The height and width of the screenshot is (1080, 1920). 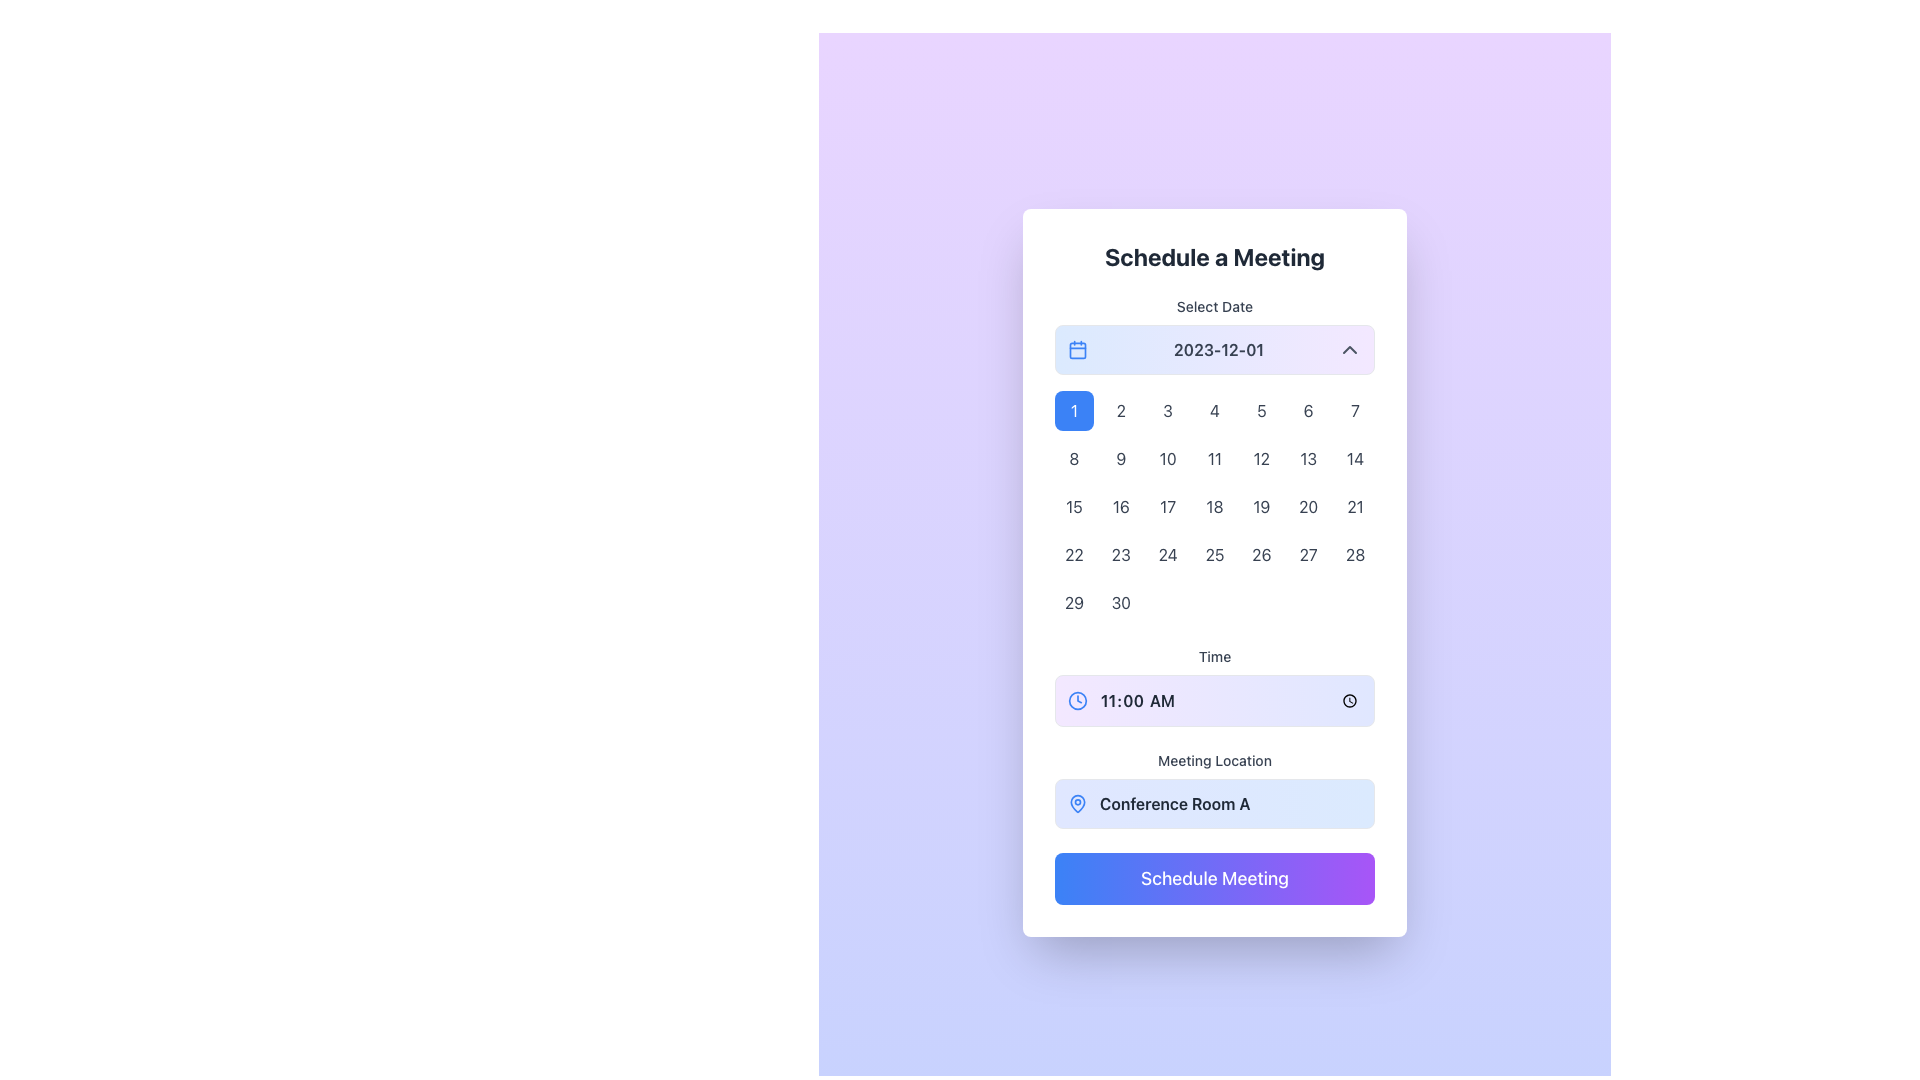 What do you see at coordinates (1260, 410) in the screenshot?
I see `the rounded square button labeled '5' in the date selector grid` at bounding box center [1260, 410].